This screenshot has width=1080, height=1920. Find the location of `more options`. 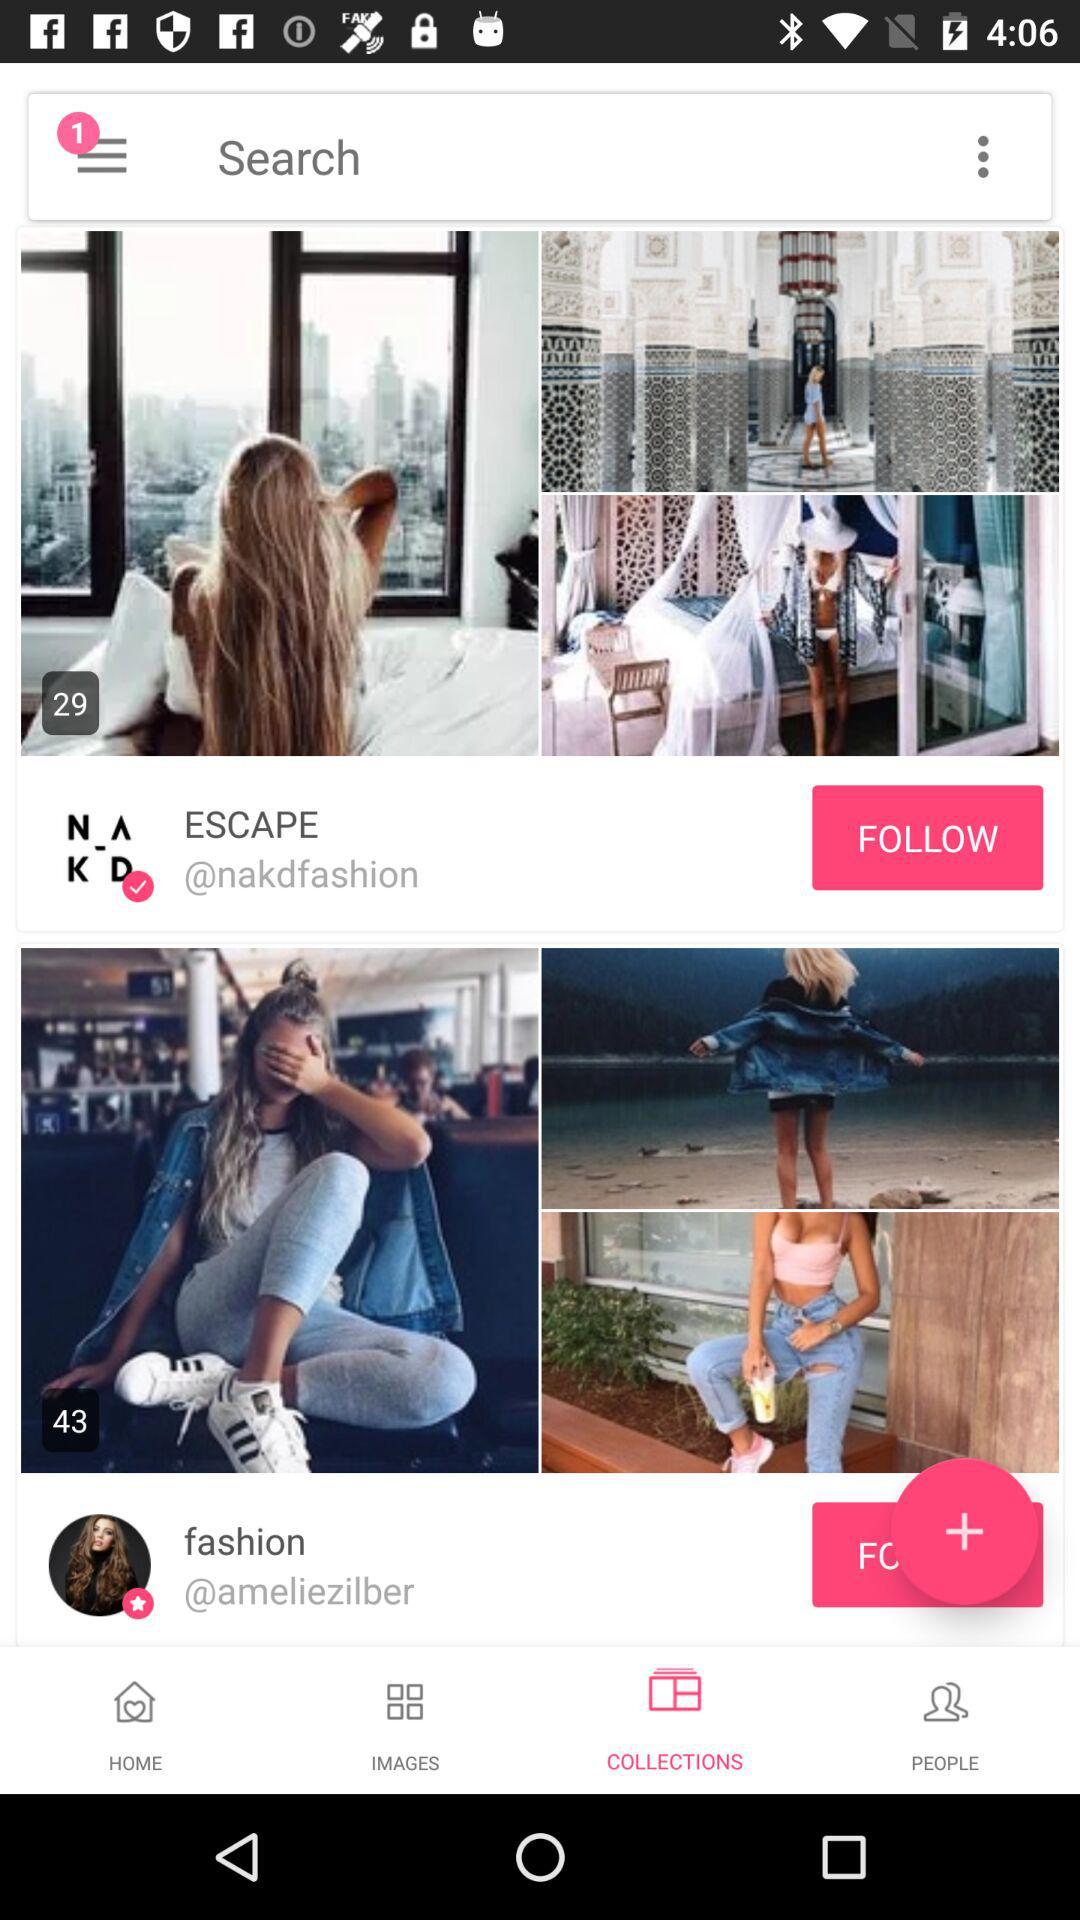

more options is located at coordinates (982, 155).